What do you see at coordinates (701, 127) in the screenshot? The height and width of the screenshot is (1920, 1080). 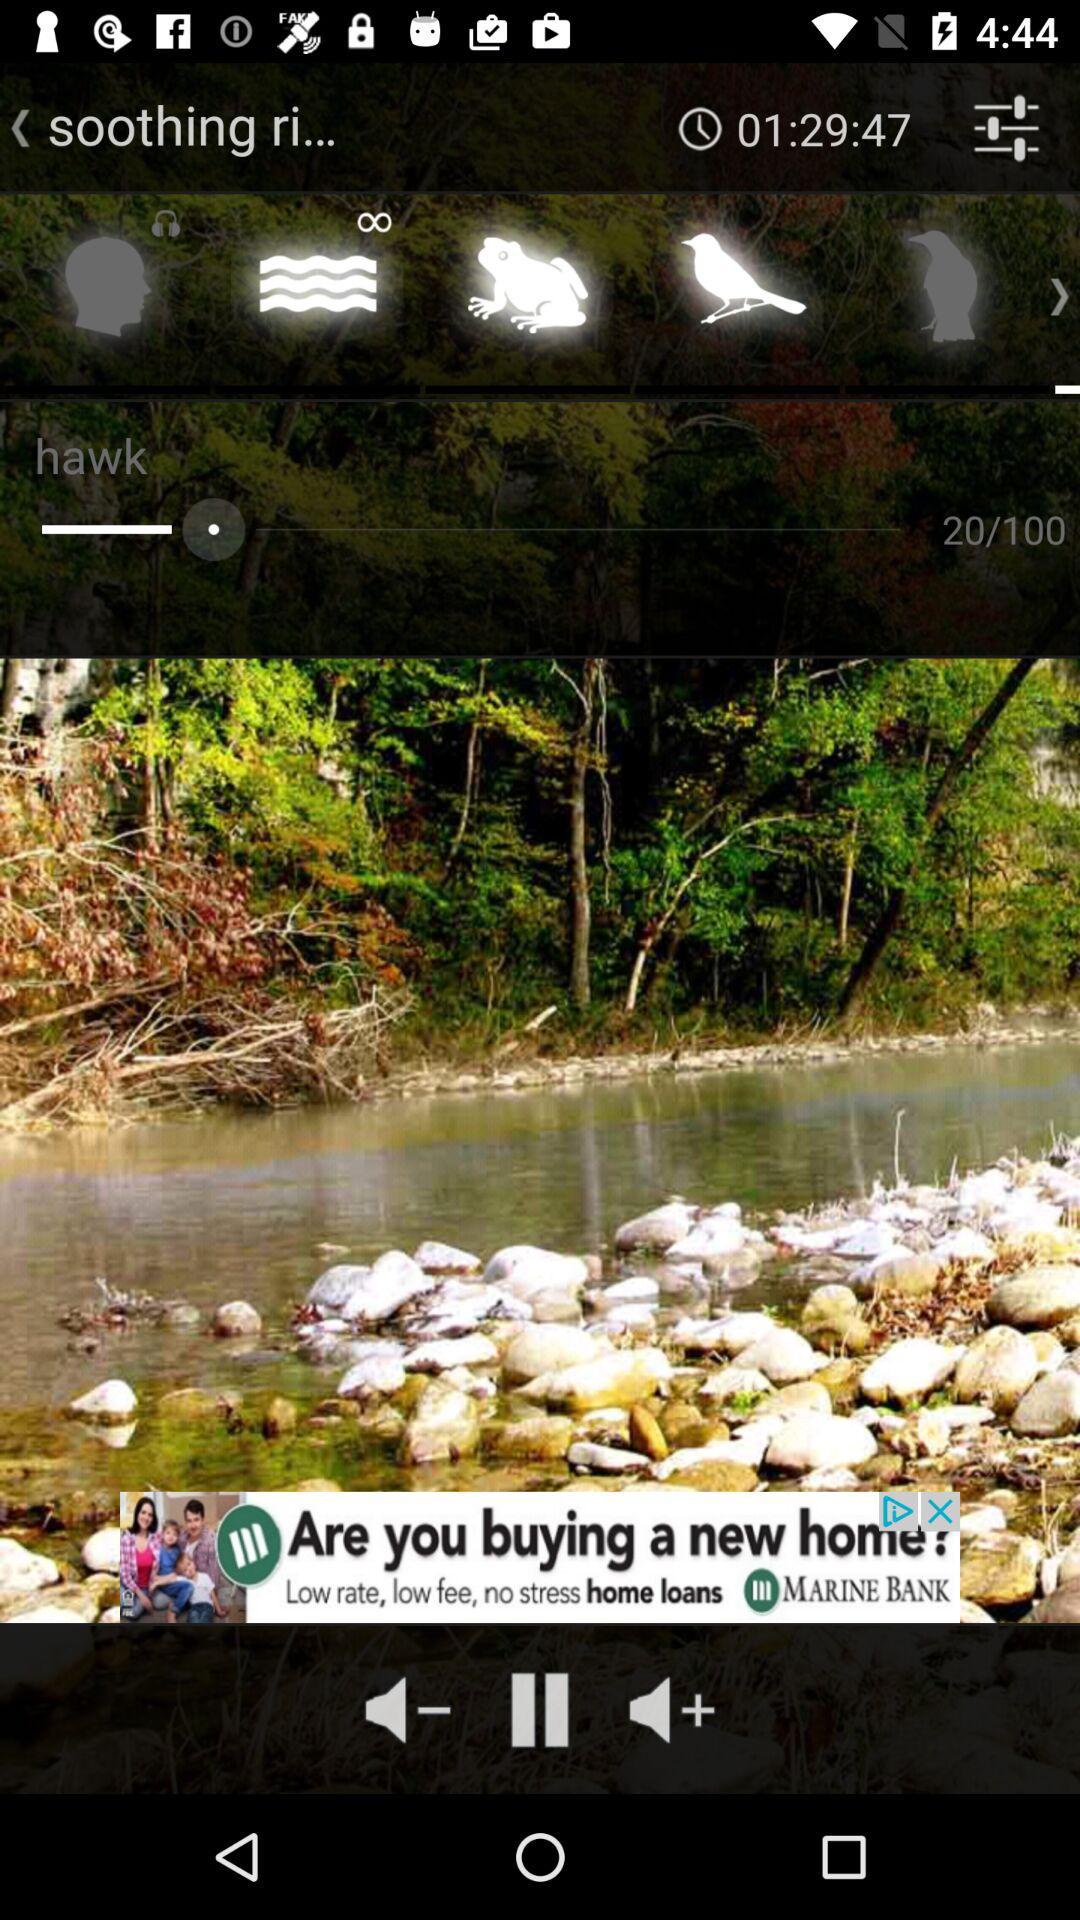 I see `the time icon` at bounding box center [701, 127].